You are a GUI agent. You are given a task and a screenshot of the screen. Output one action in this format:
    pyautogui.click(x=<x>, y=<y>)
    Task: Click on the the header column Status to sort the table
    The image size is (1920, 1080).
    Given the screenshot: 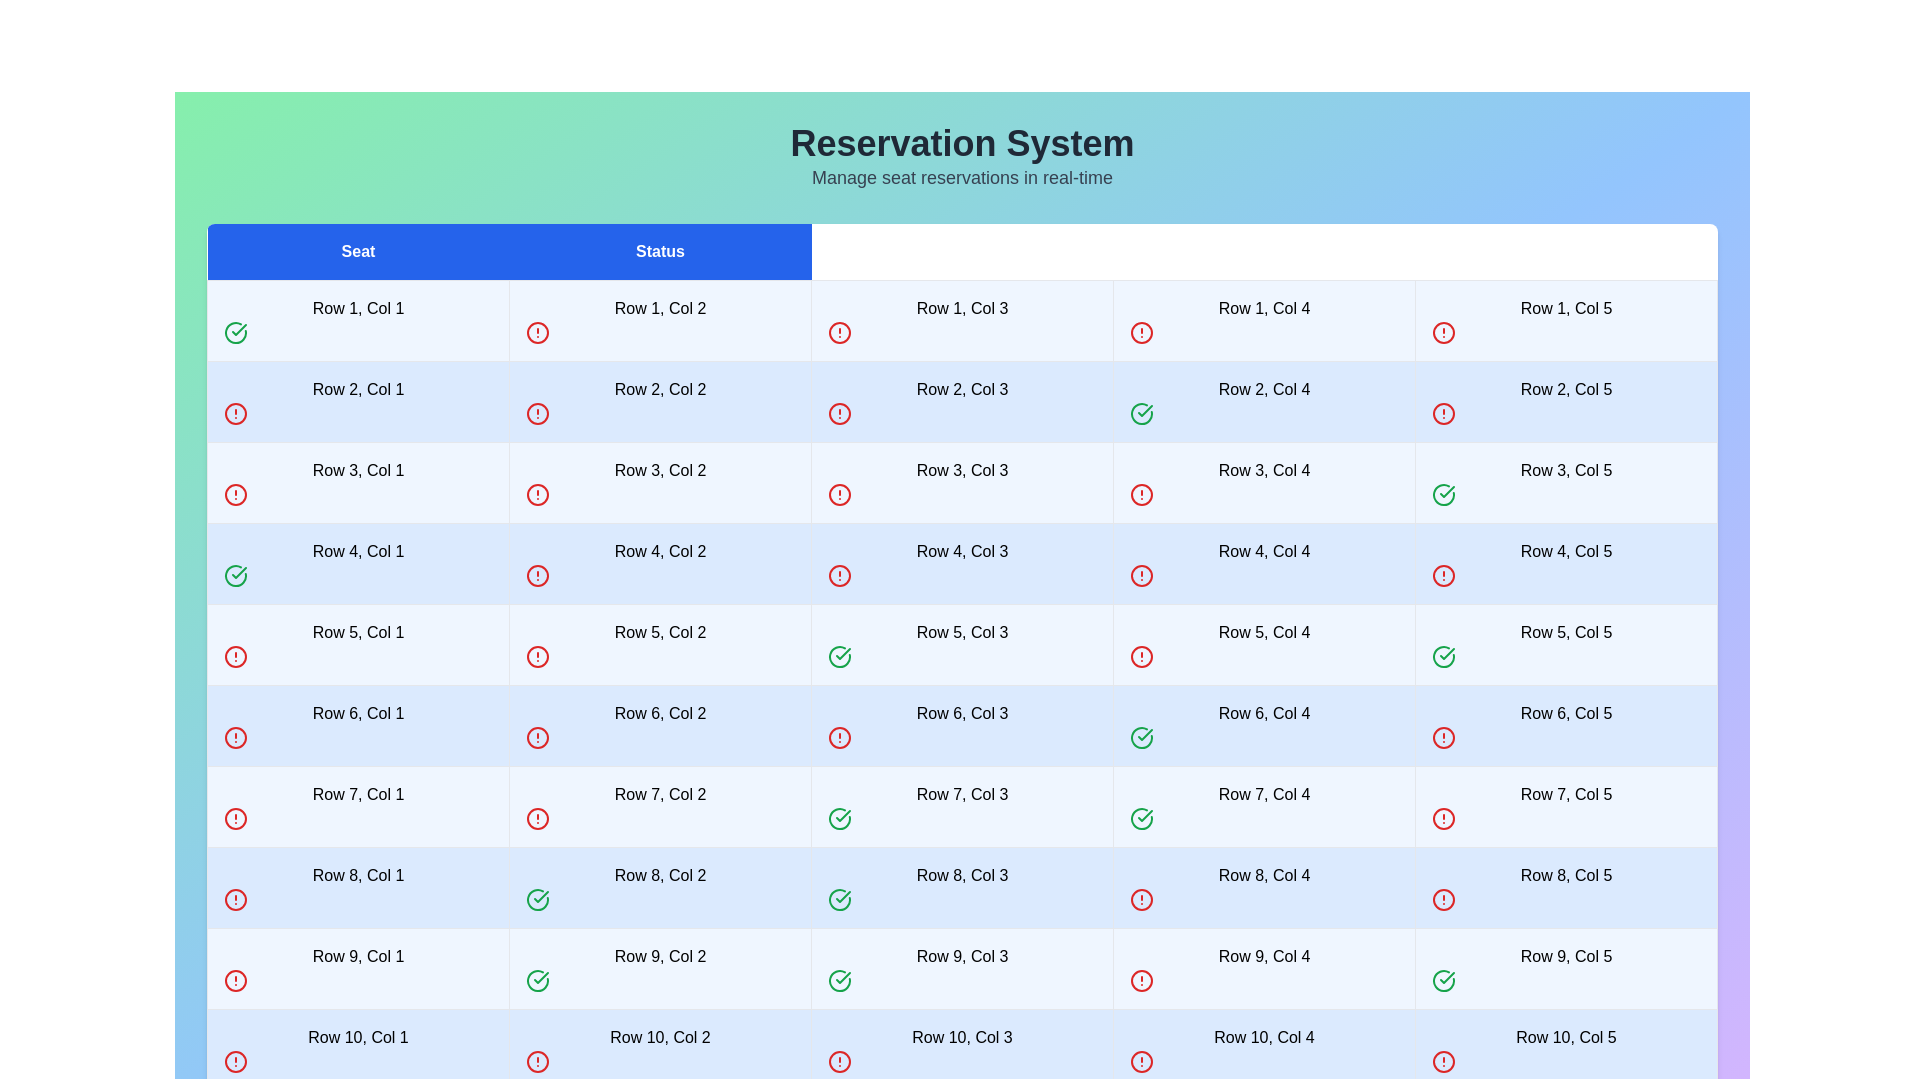 What is the action you would take?
    pyautogui.click(x=660, y=251)
    